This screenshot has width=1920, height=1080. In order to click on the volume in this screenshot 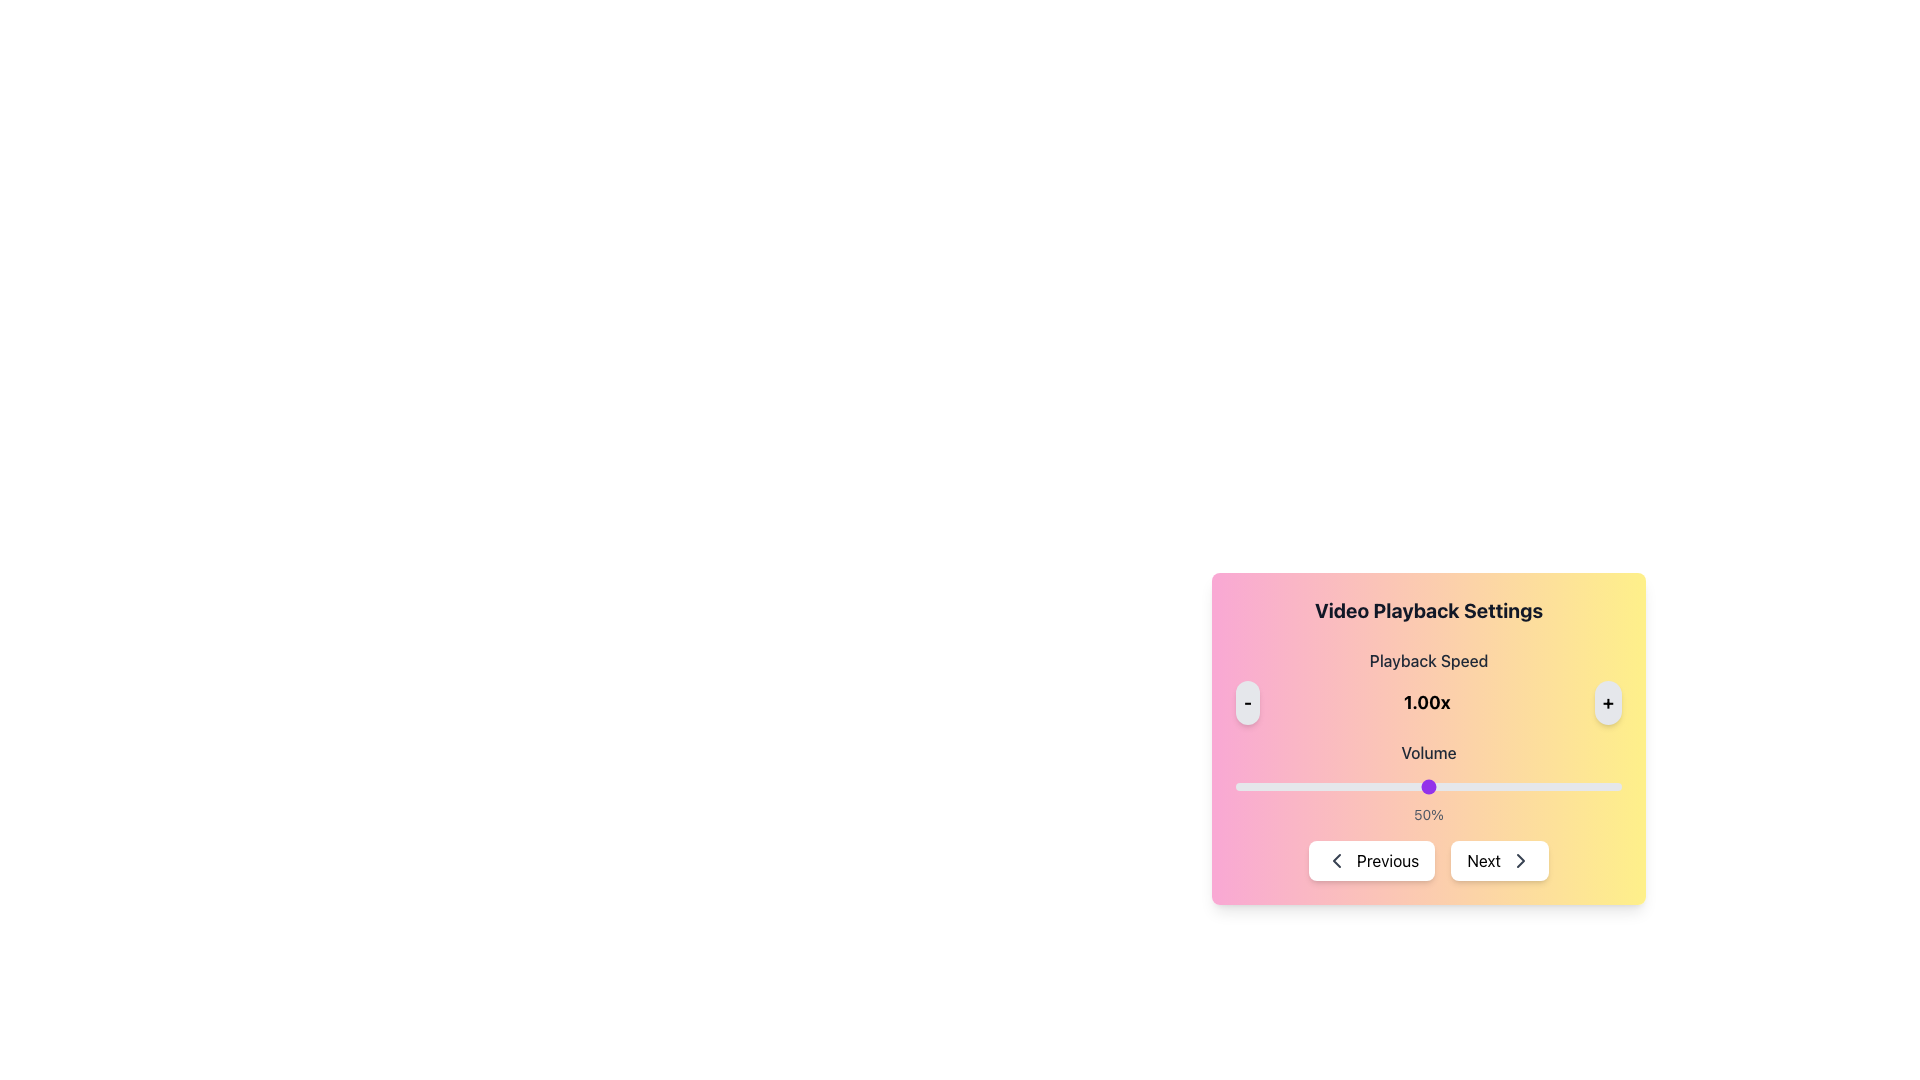, I will do `click(1250, 785)`.